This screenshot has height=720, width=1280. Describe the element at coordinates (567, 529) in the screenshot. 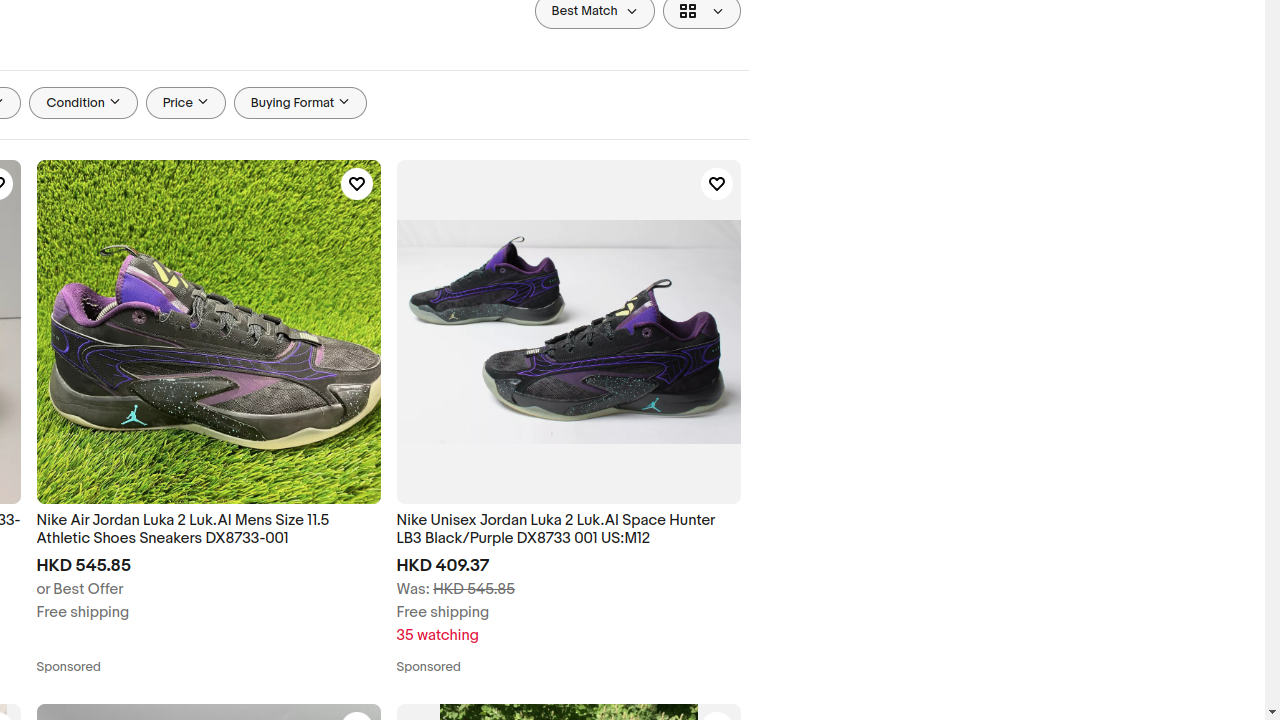

I see `'Nike Unisex Jordan Luka 2 Luk.AI Space Hunter LB3 Black/Purple DX8733 001 US:M12'` at that location.